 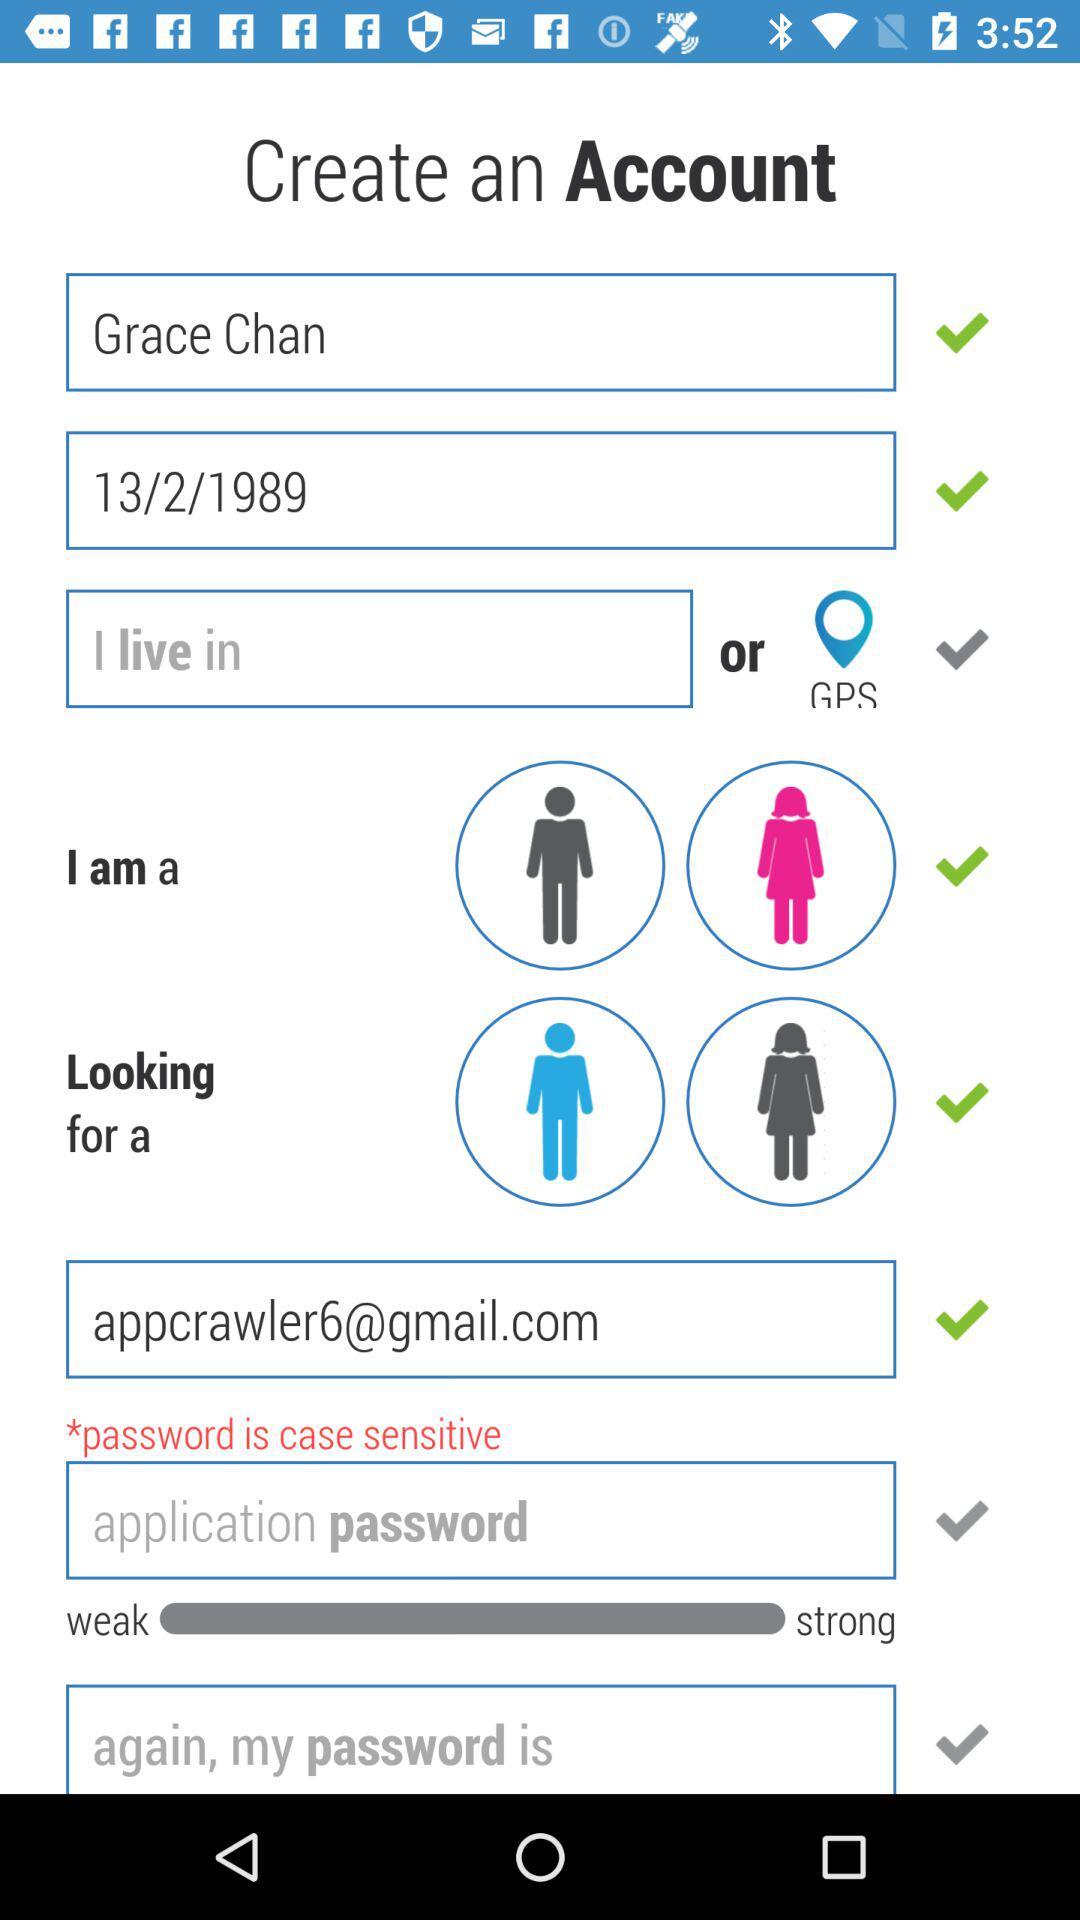 What do you see at coordinates (481, 1319) in the screenshot?
I see `the icon above the password is case item` at bounding box center [481, 1319].